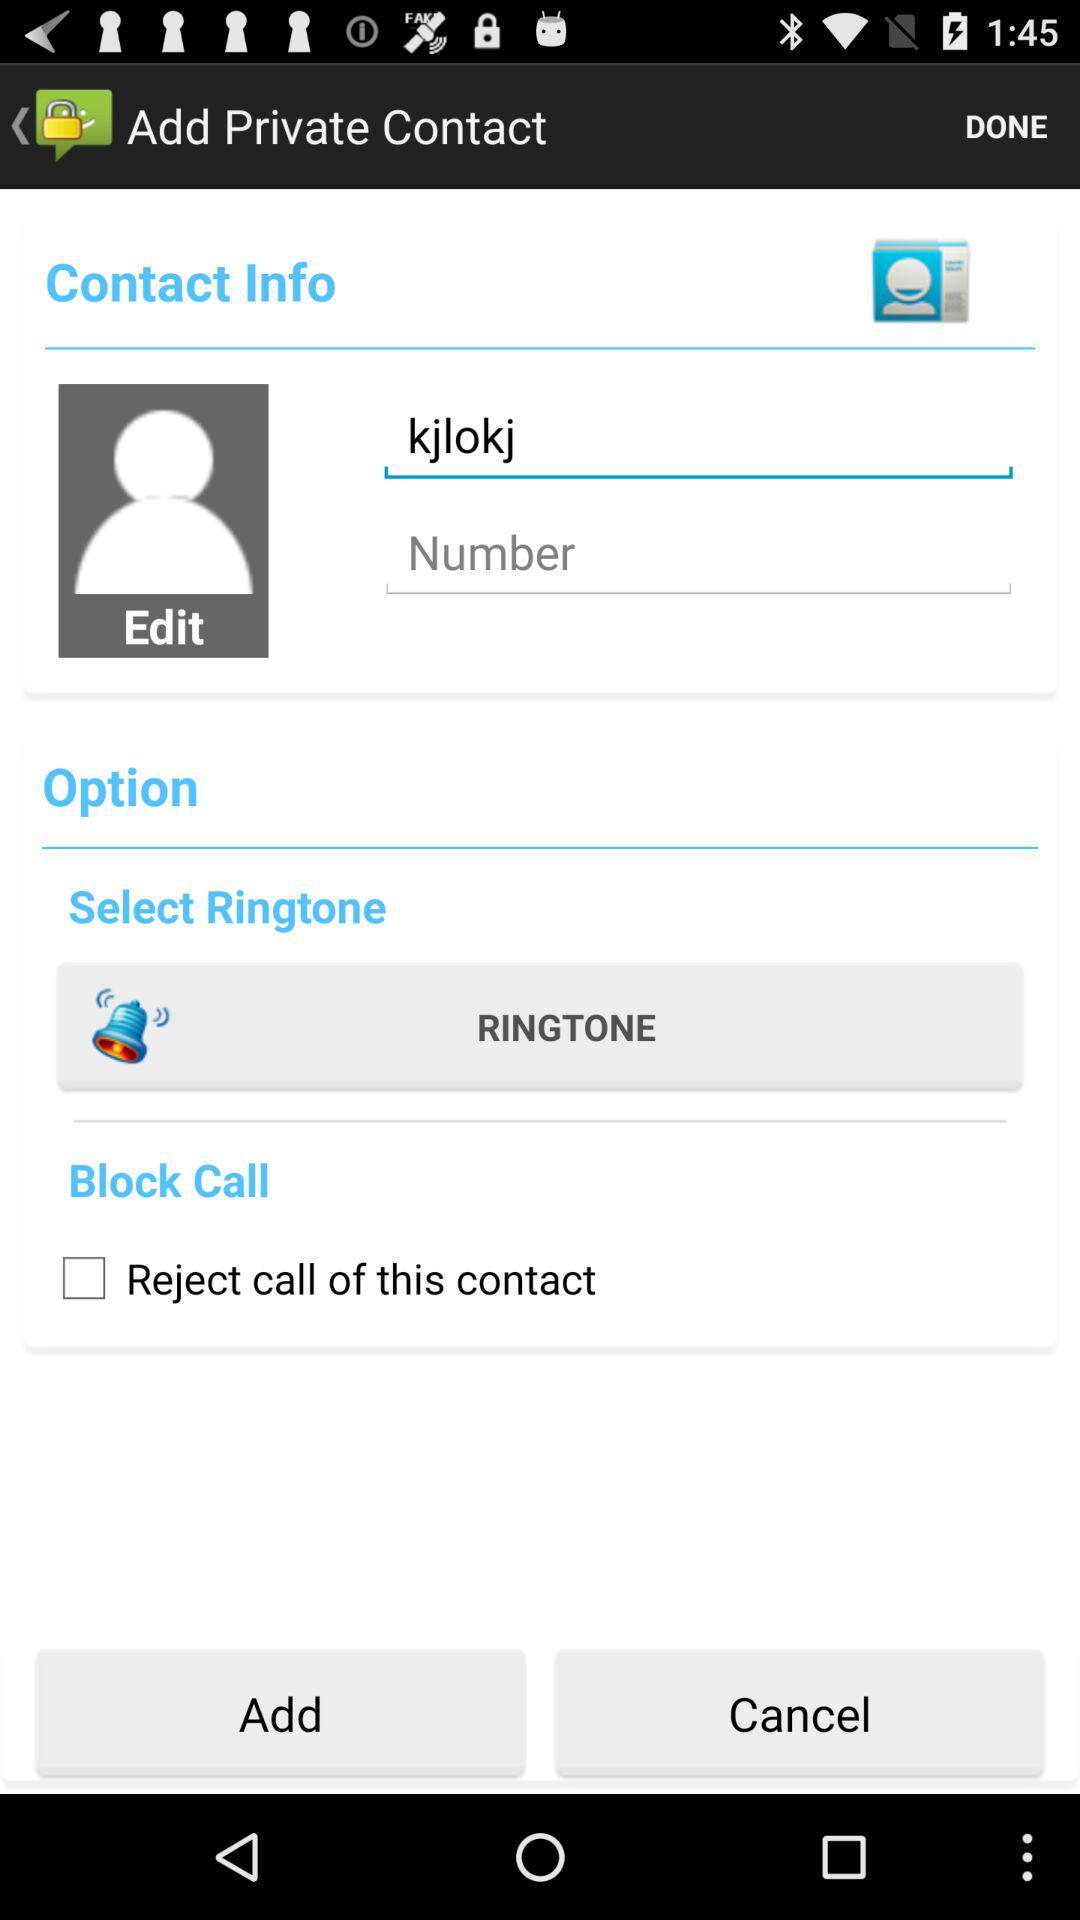 This screenshot has width=1080, height=1920. I want to click on reject call of item, so click(318, 1276).